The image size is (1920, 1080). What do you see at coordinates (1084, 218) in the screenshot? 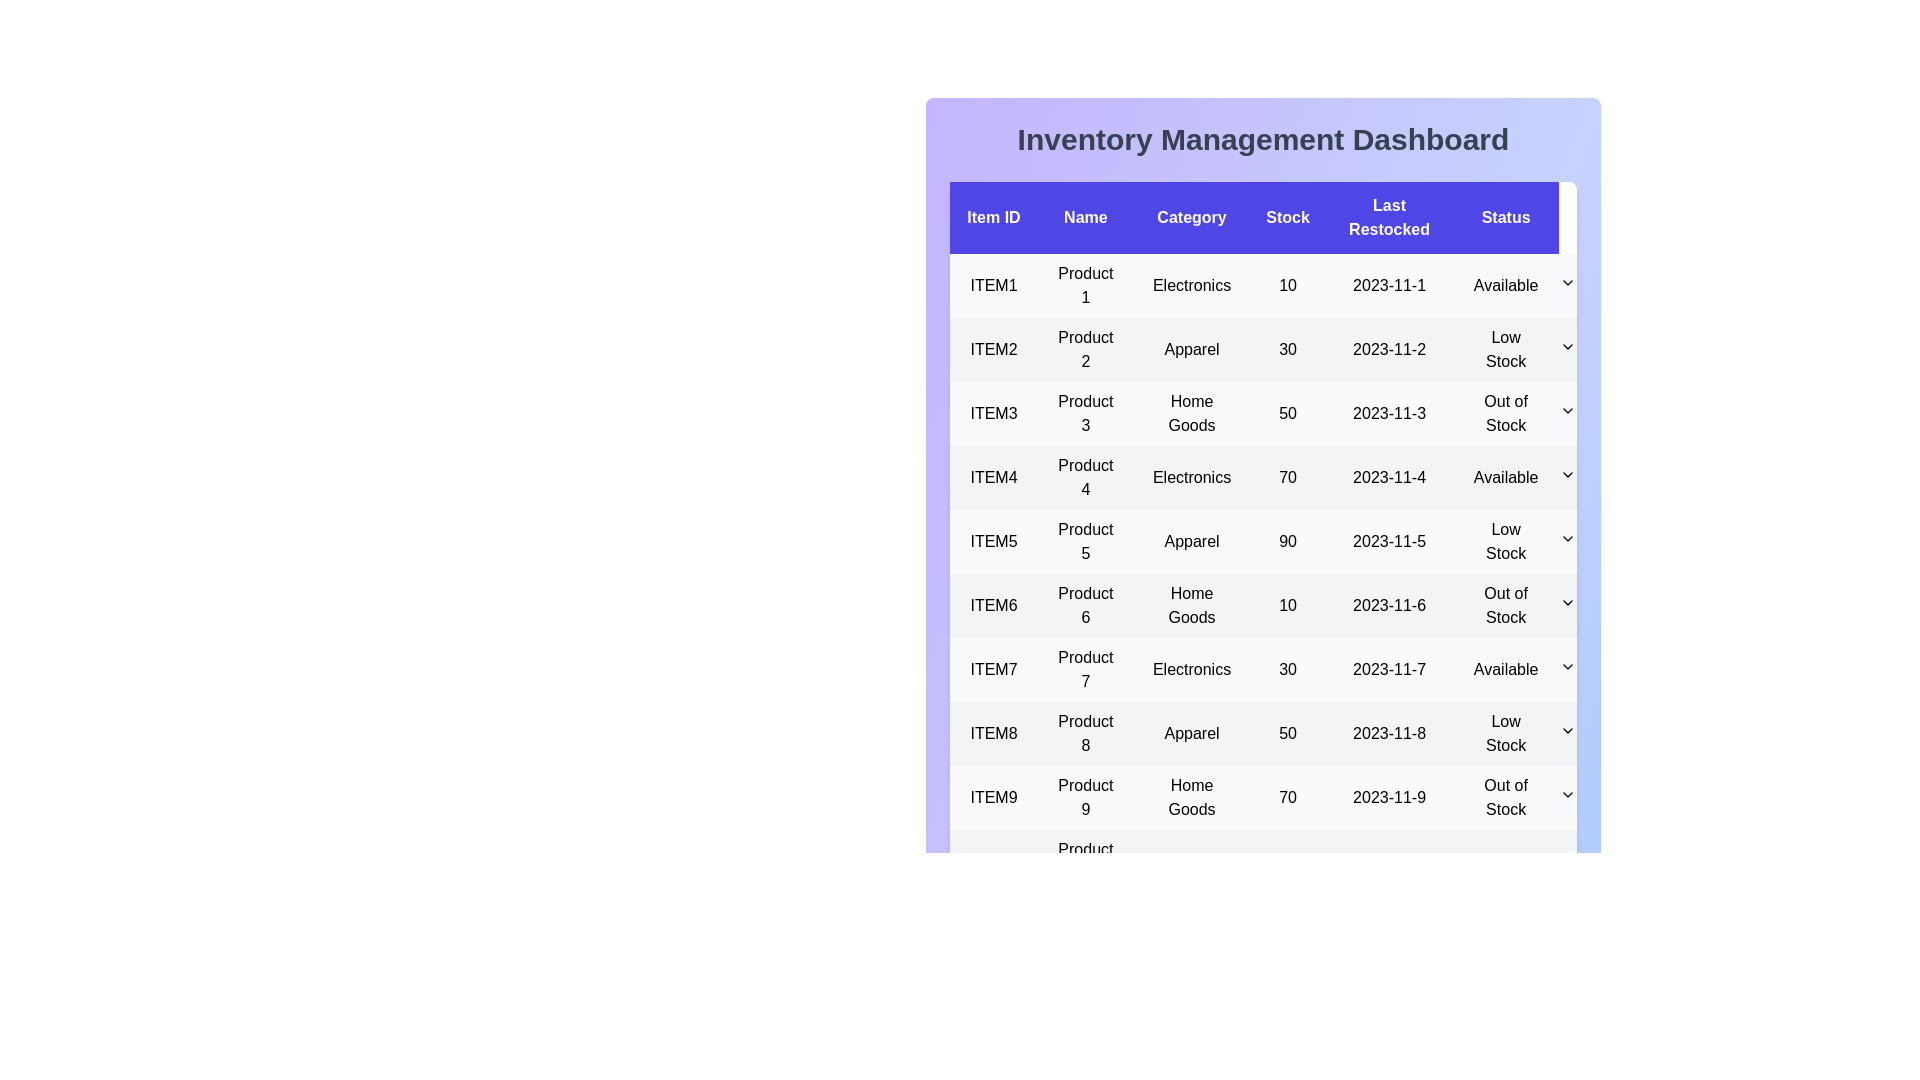
I see `the column header Name to sort the data by that column` at bounding box center [1084, 218].